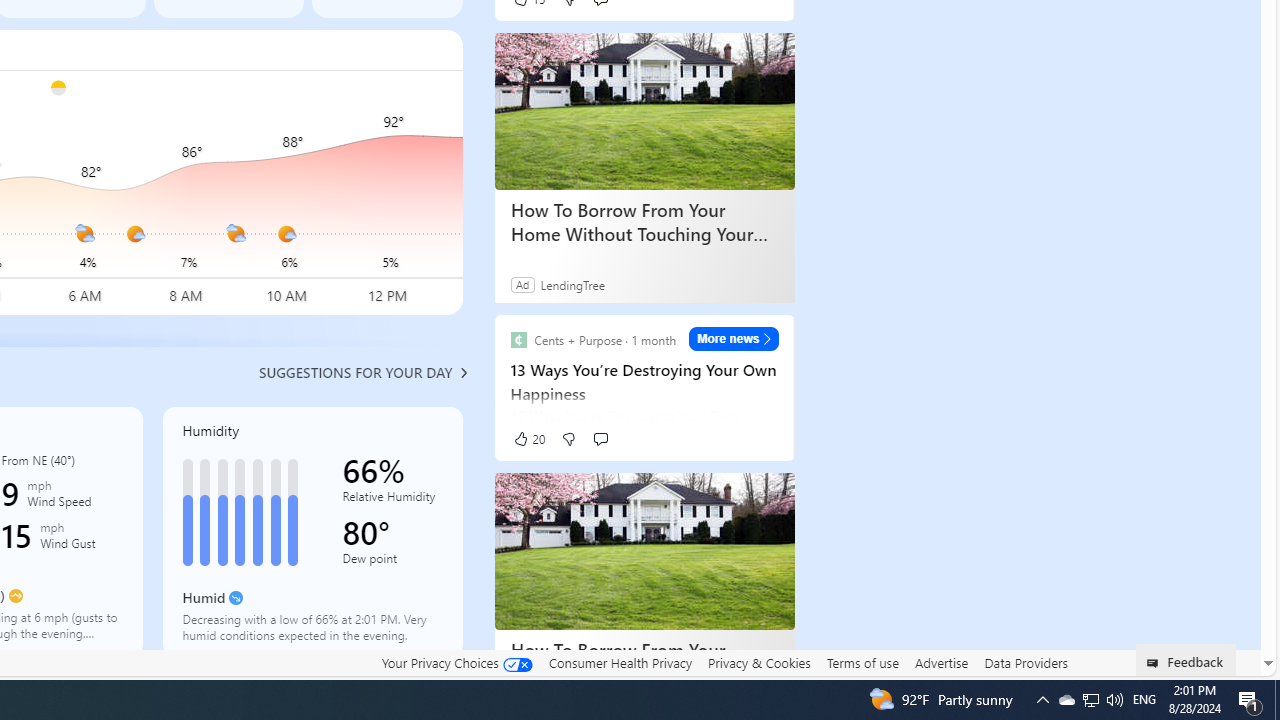  Describe the element at coordinates (862, 663) in the screenshot. I see `'Terms of use'` at that location.